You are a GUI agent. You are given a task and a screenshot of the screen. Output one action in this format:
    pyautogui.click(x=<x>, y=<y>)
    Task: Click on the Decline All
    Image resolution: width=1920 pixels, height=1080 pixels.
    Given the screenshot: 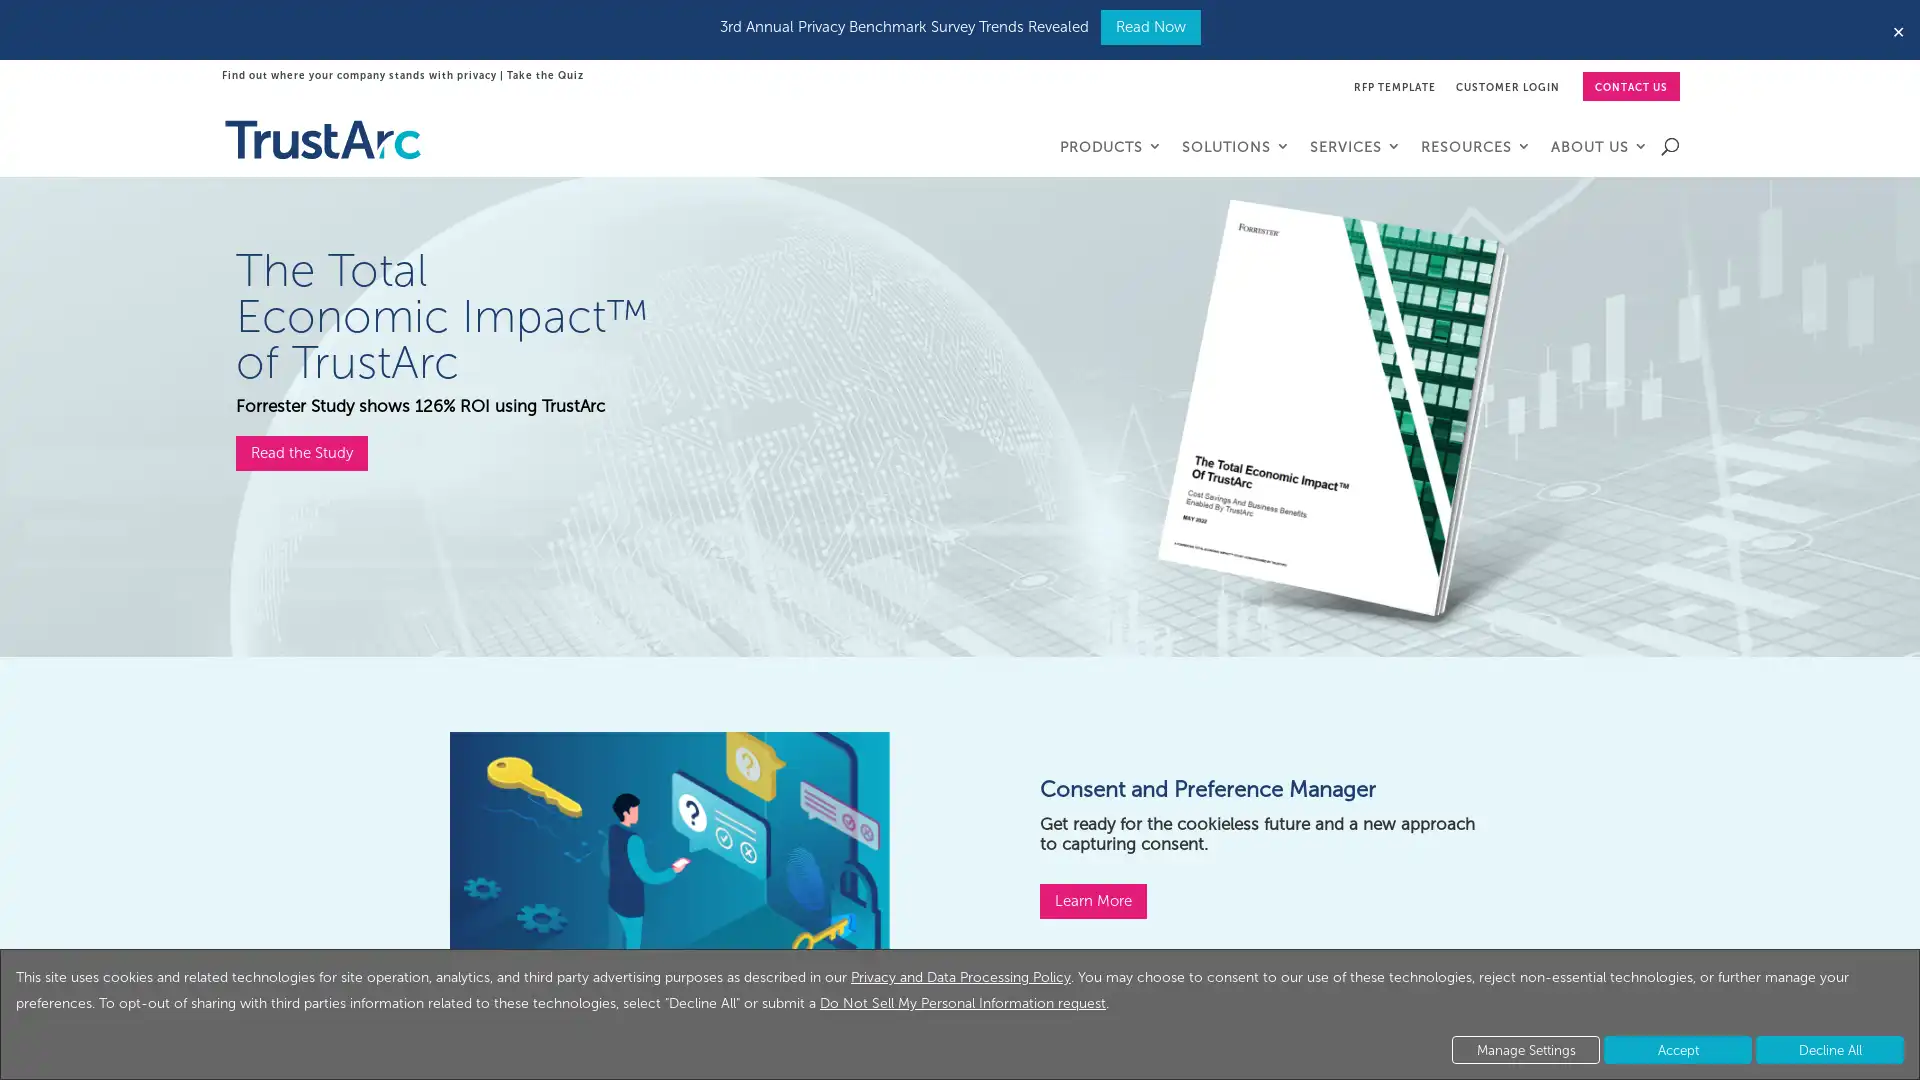 What is the action you would take?
    pyautogui.click(x=1829, y=1048)
    